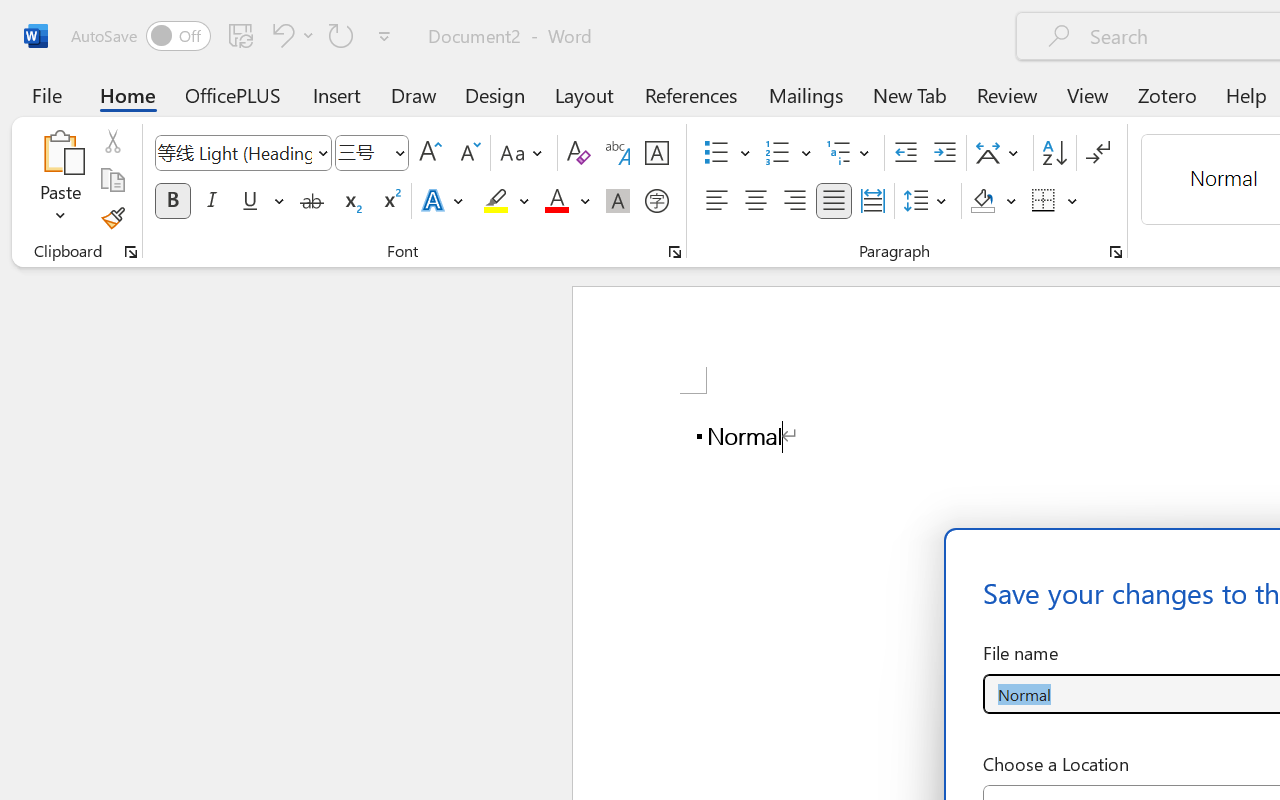 The image size is (1280, 800). Describe the element at coordinates (691, 94) in the screenshot. I see `'References'` at that location.